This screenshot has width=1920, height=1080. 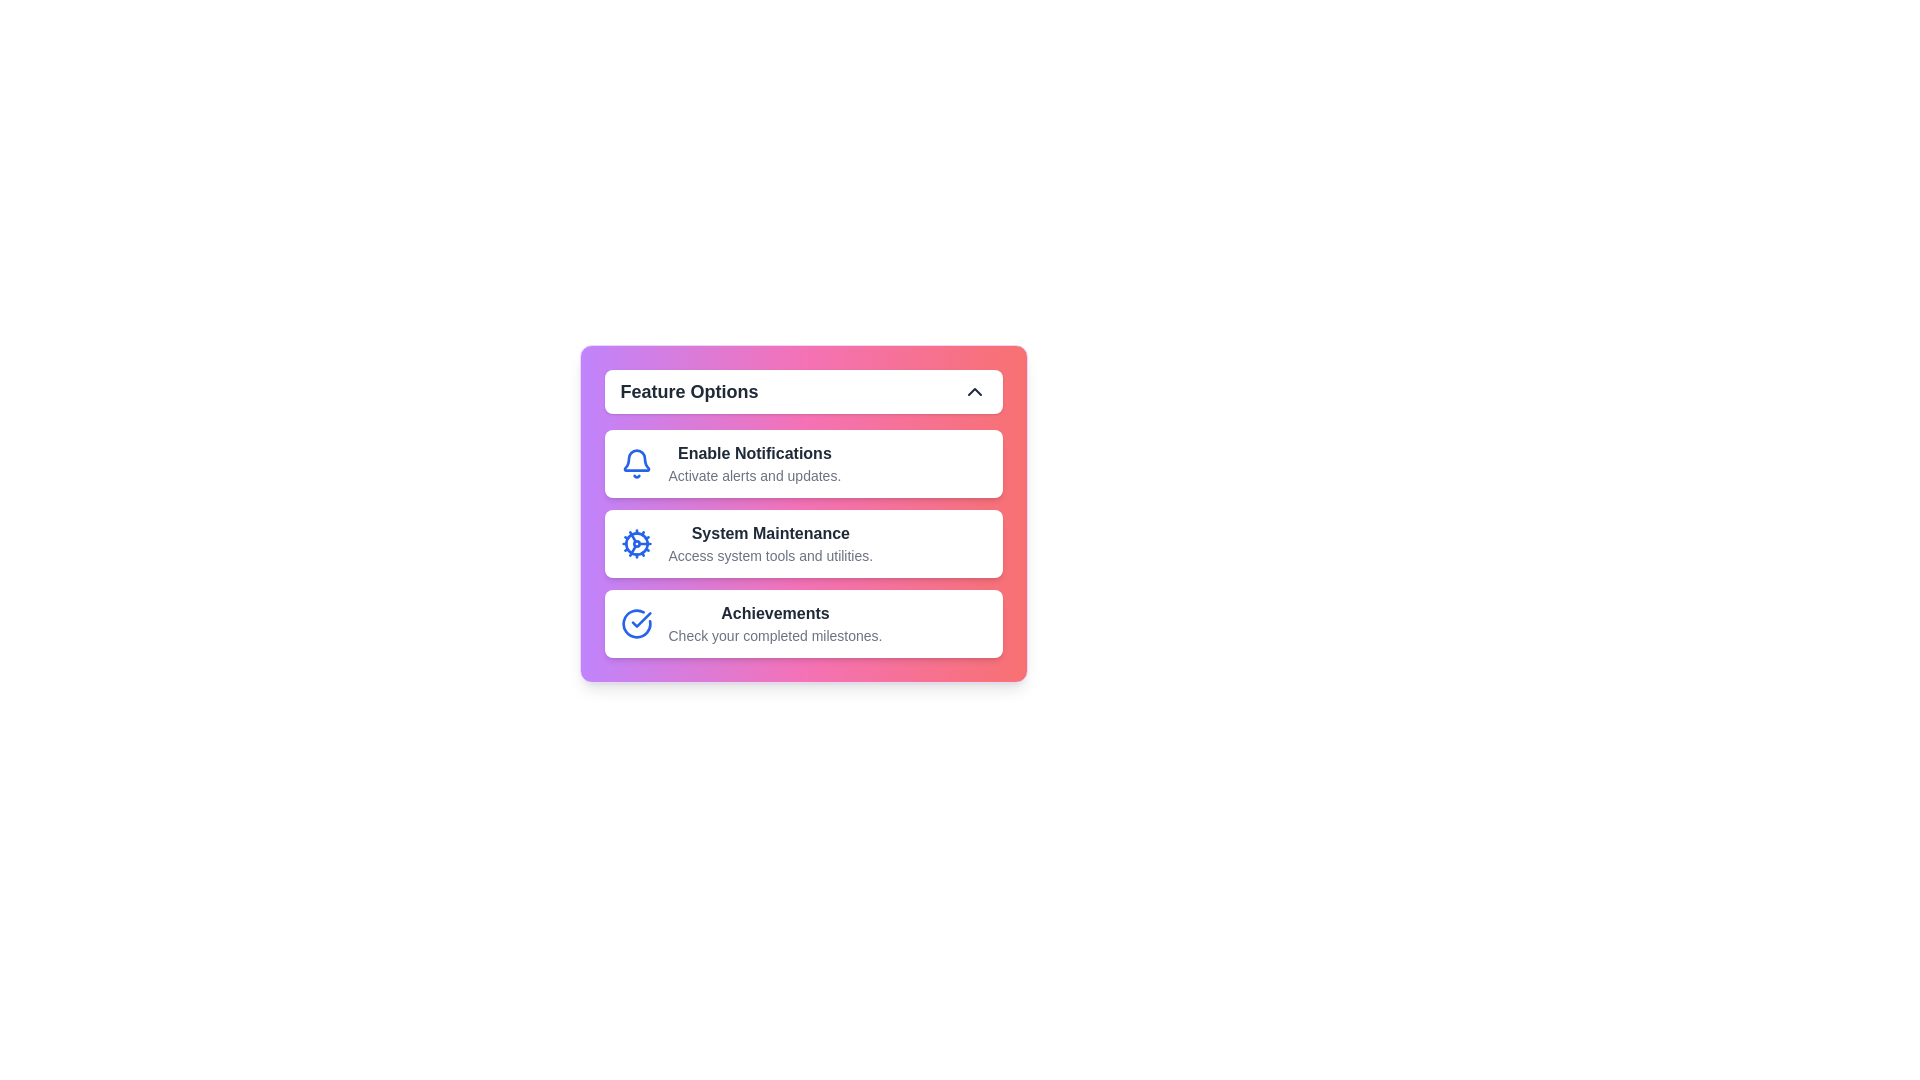 What do you see at coordinates (803, 623) in the screenshot?
I see `the feature item Achievements` at bounding box center [803, 623].